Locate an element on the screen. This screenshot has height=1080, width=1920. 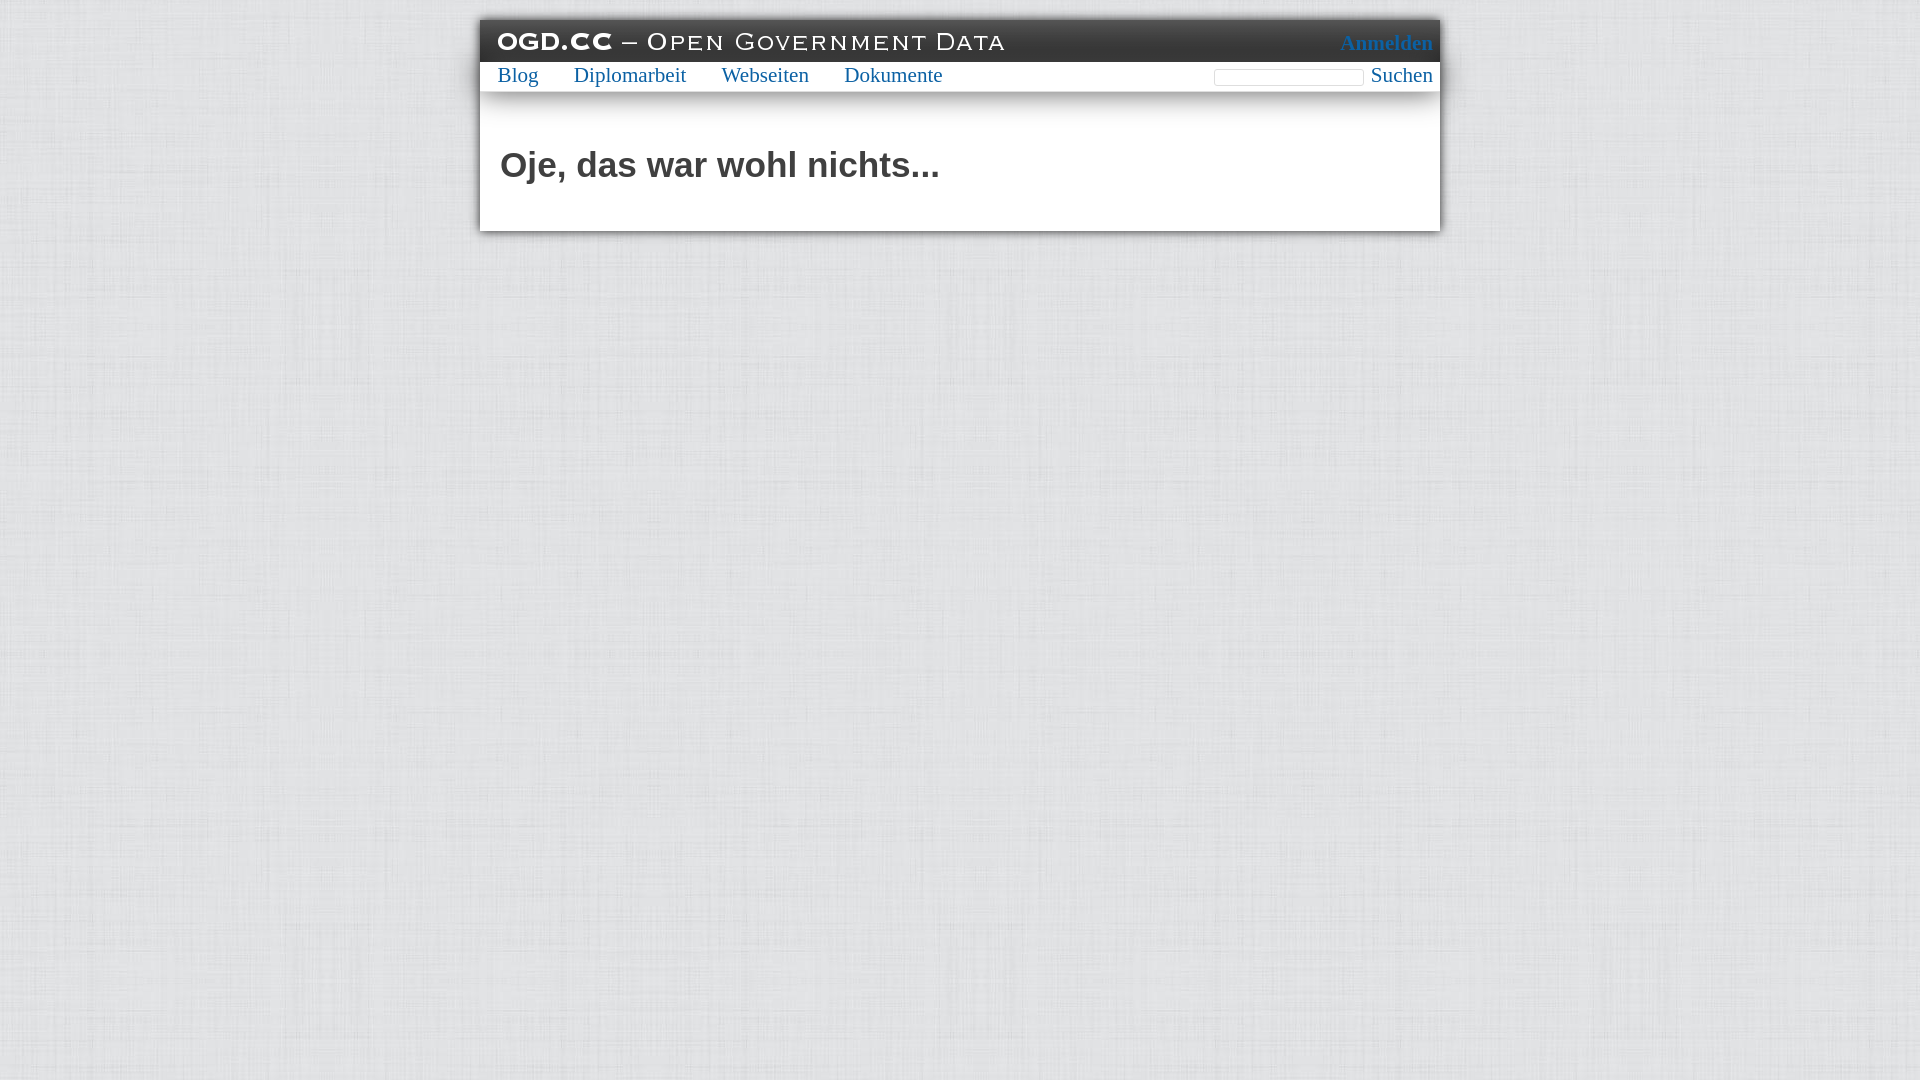
'Blog' is located at coordinates (498, 73).